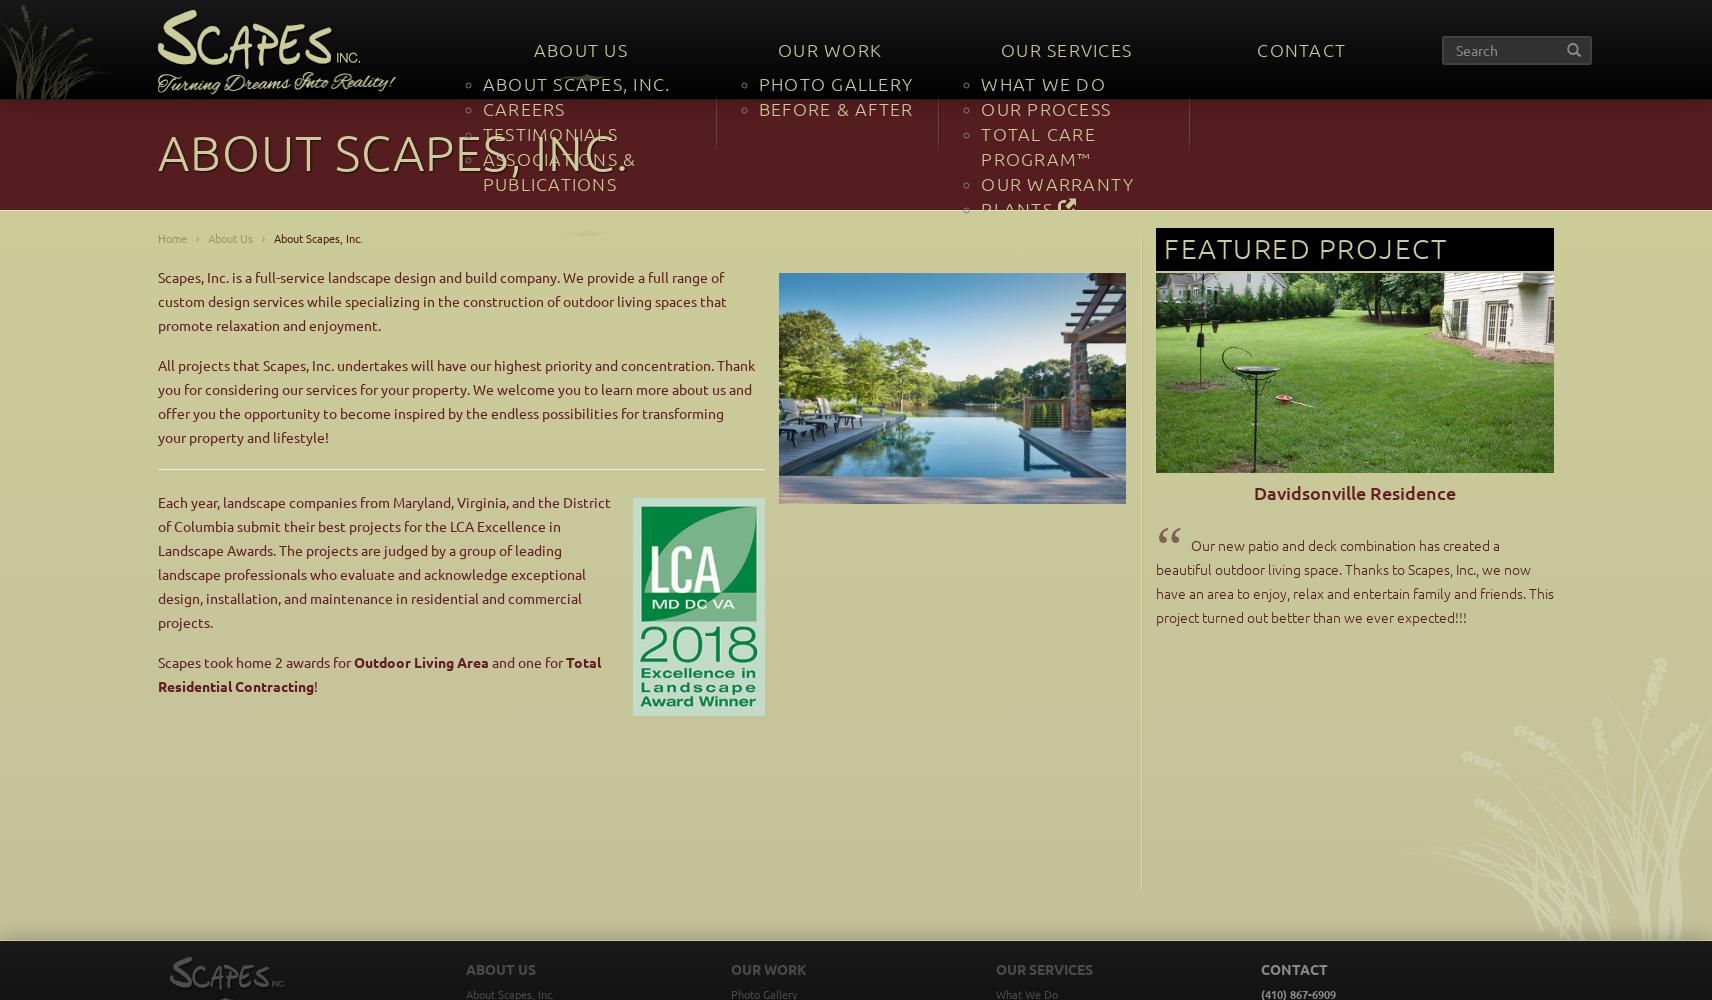 This screenshot has height=1000, width=1712. What do you see at coordinates (1045, 107) in the screenshot?
I see `'Our Process'` at bounding box center [1045, 107].